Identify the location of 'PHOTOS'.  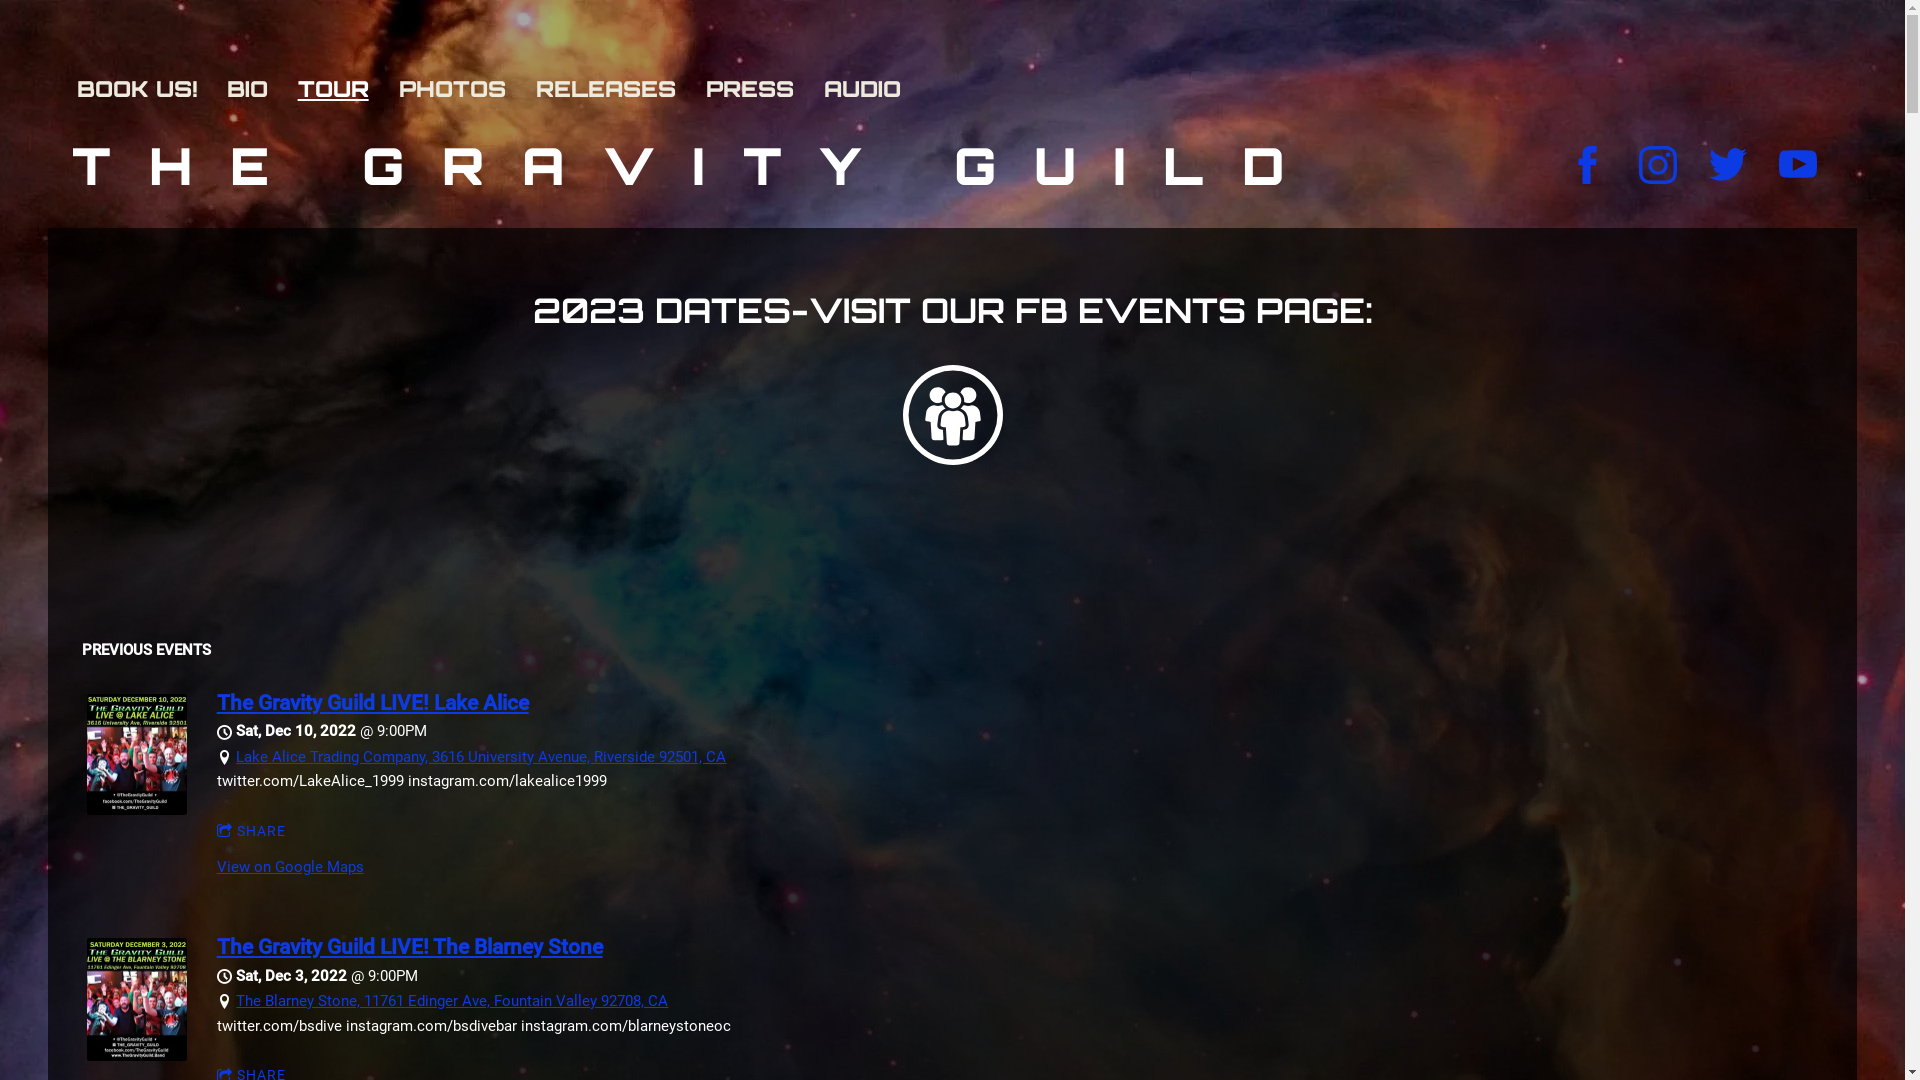
(461, 87).